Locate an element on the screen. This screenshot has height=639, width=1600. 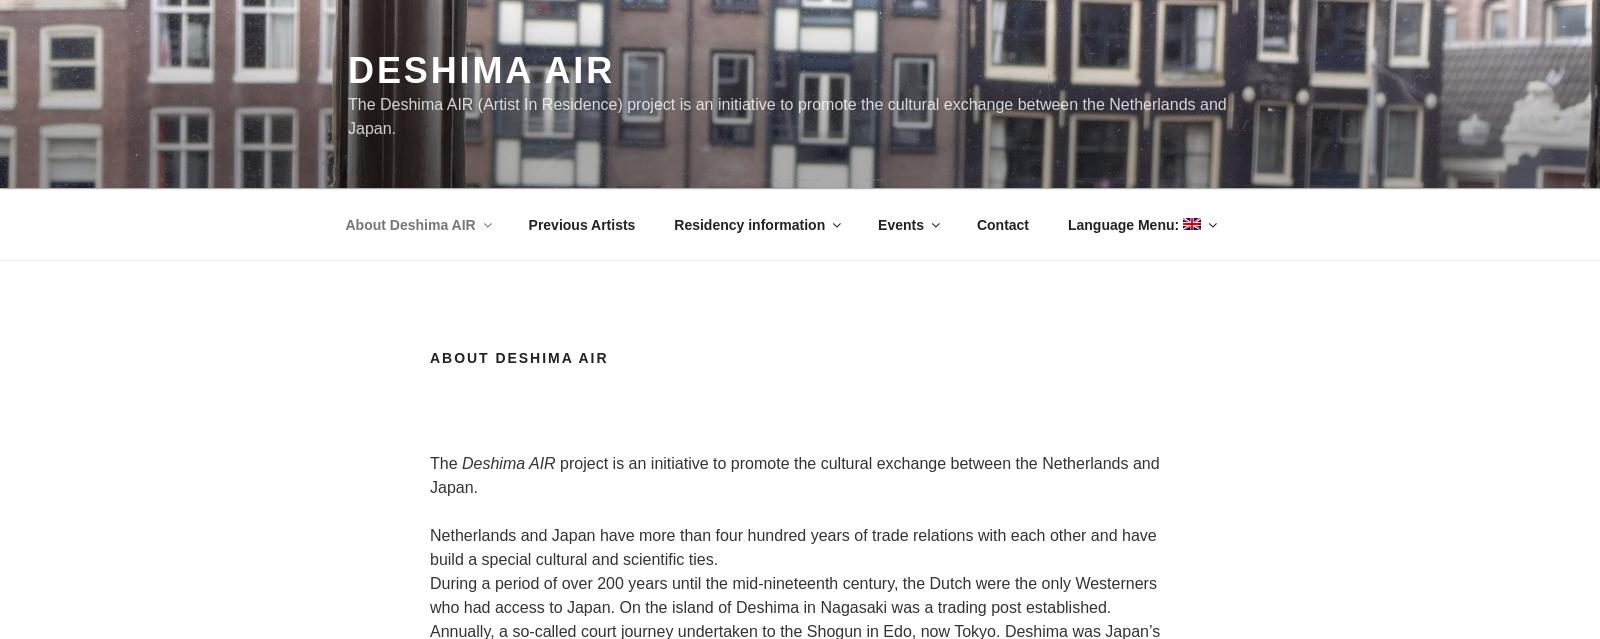
'Residency information' is located at coordinates (749, 222).